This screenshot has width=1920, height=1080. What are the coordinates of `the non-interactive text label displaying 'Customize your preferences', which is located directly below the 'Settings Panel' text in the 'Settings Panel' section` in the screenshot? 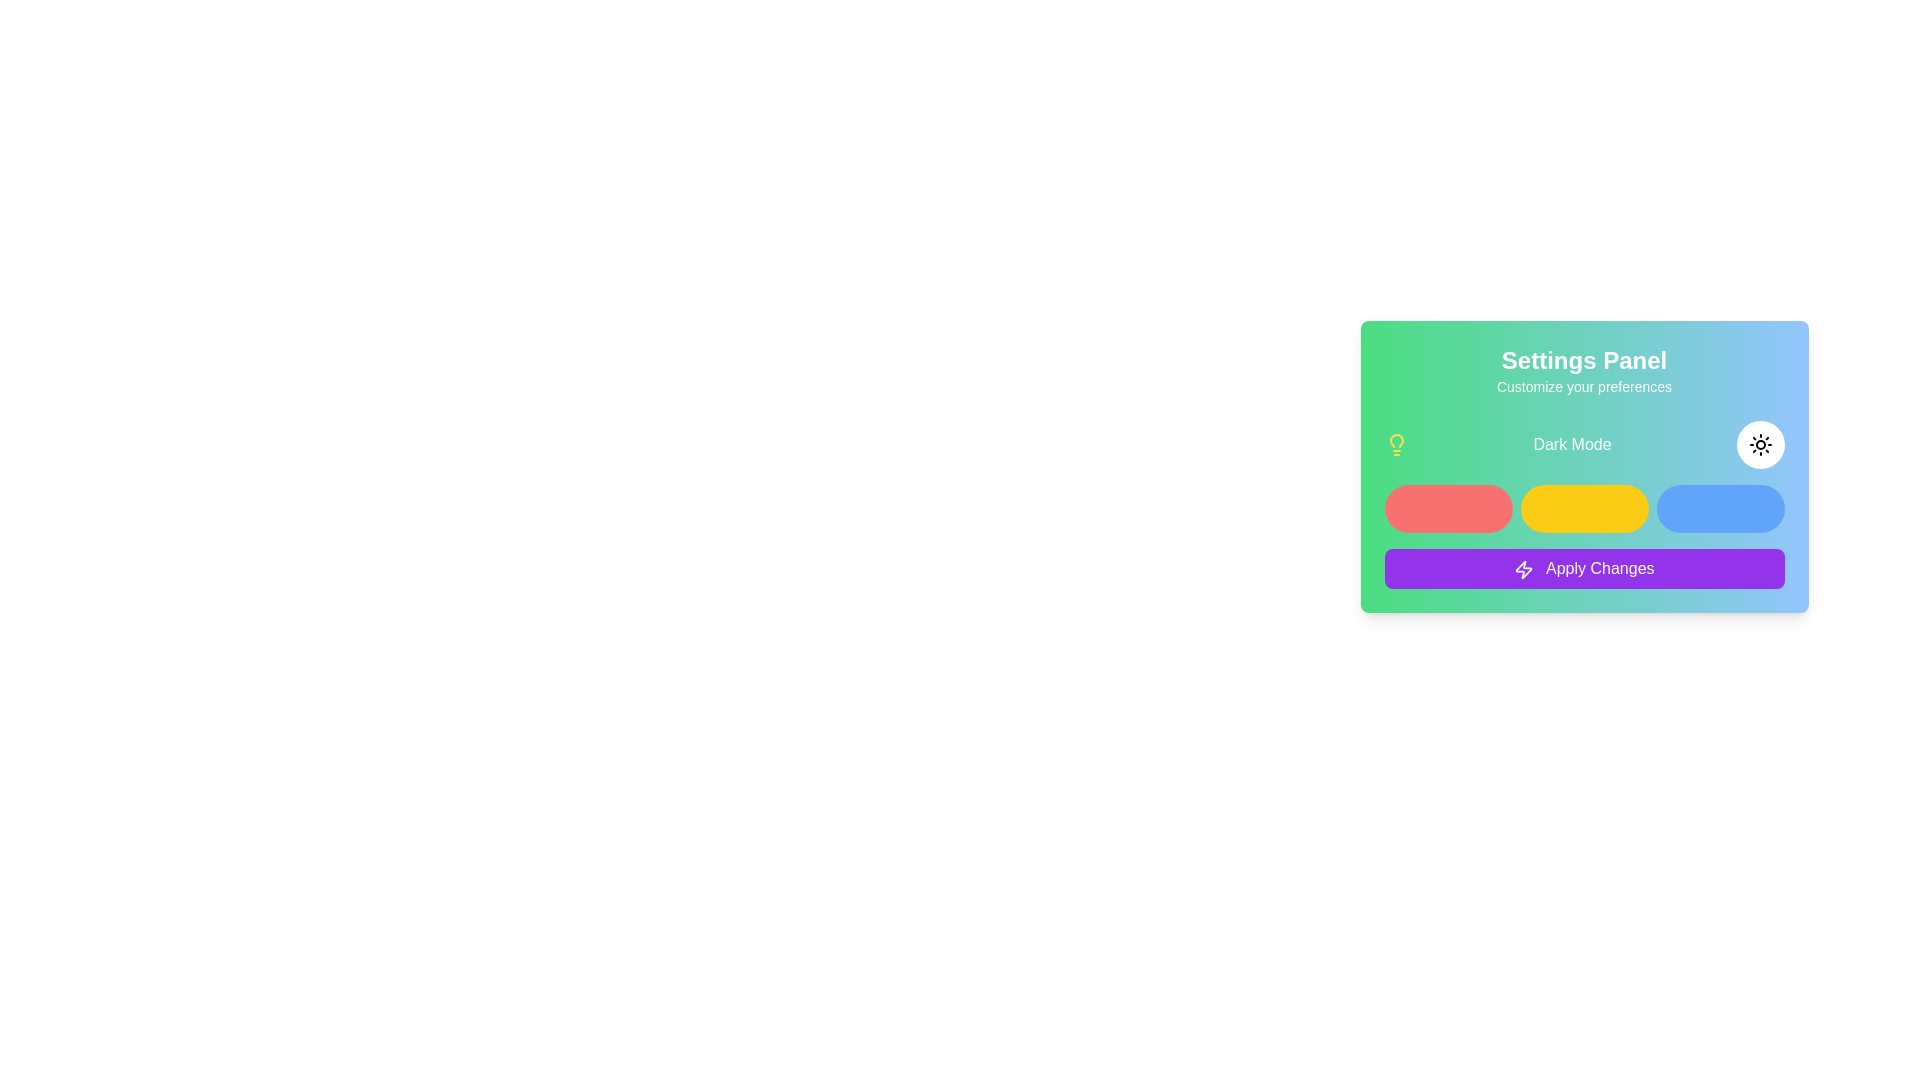 It's located at (1583, 386).